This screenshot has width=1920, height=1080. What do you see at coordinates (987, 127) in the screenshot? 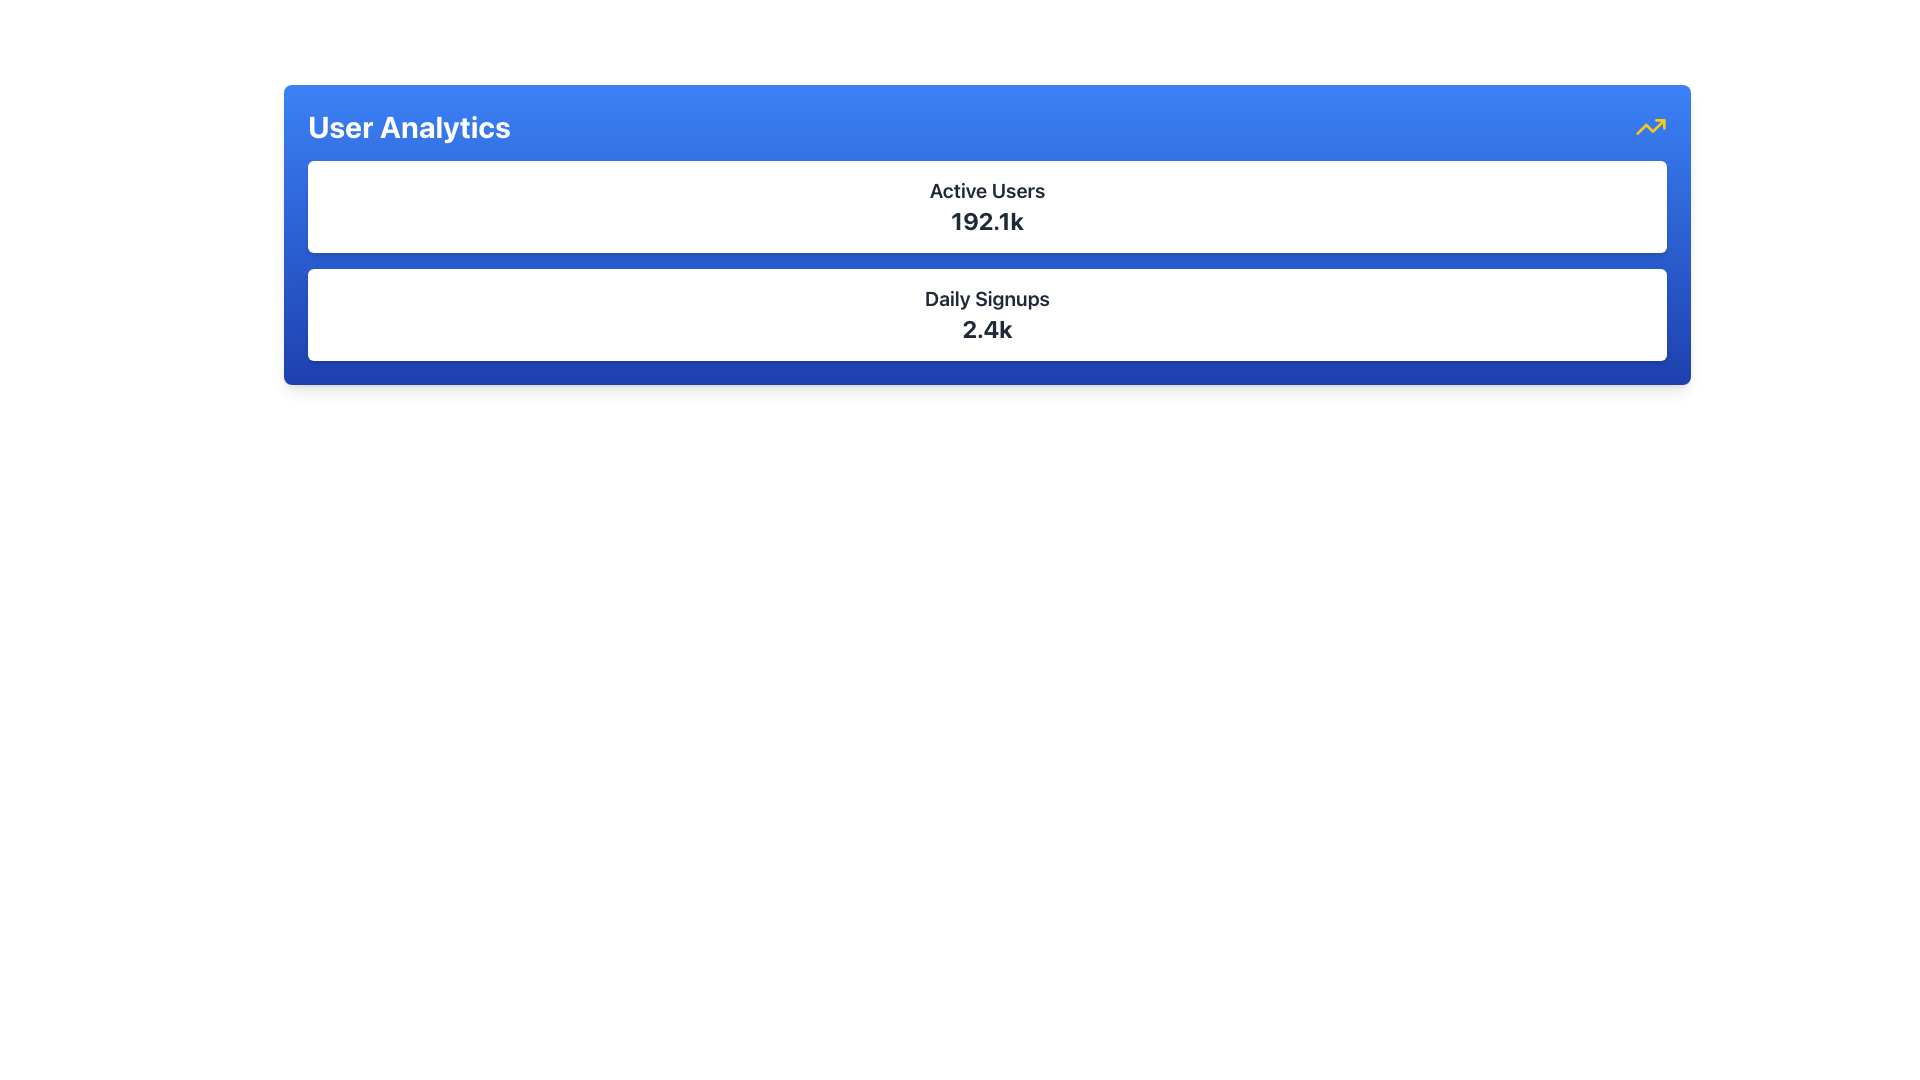
I see `the Header element that indicates user analytics information, located at the top of the card section above 'Active Users' and 'Daily Signups'` at bounding box center [987, 127].